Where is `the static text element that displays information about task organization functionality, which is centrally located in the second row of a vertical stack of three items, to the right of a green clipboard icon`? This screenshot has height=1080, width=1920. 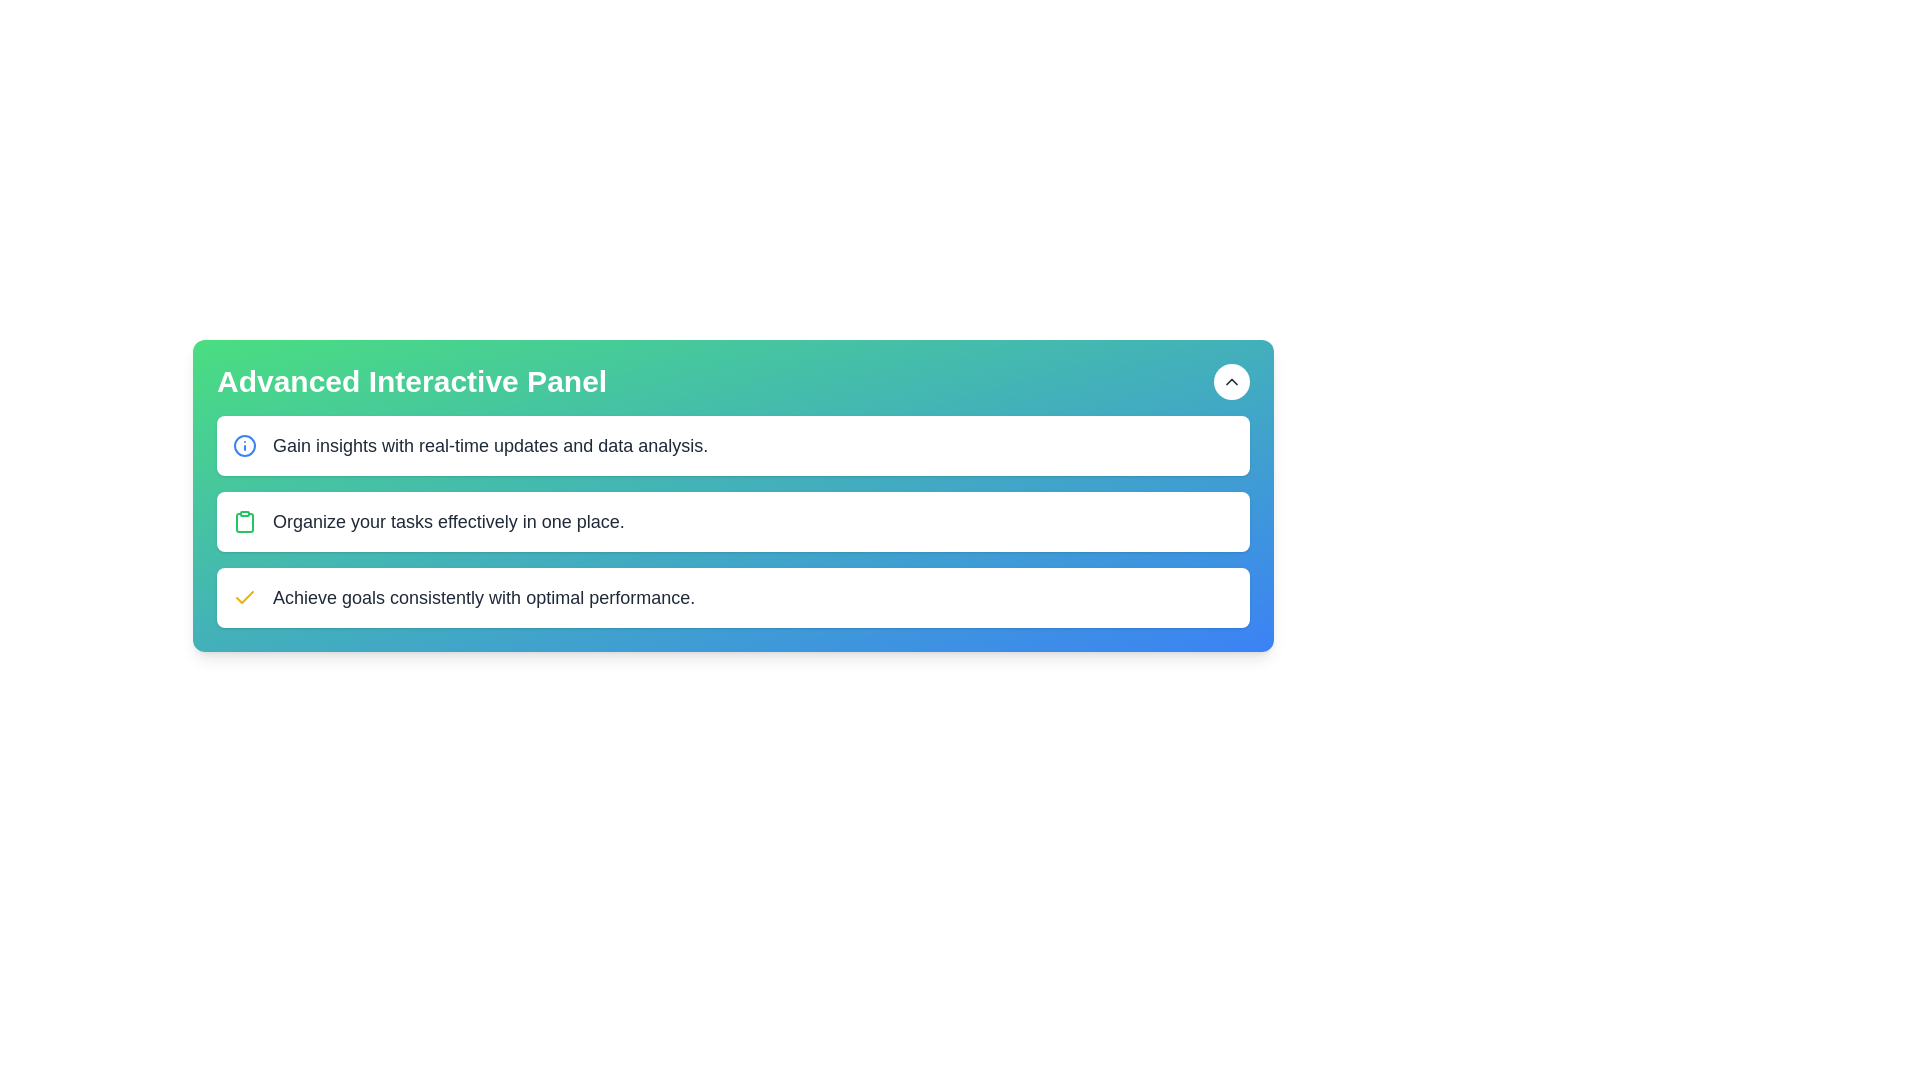 the static text element that displays information about task organization functionality, which is centrally located in the second row of a vertical stack of three items, to the right of a green clipboard icon is located at coordinates (447, 520).